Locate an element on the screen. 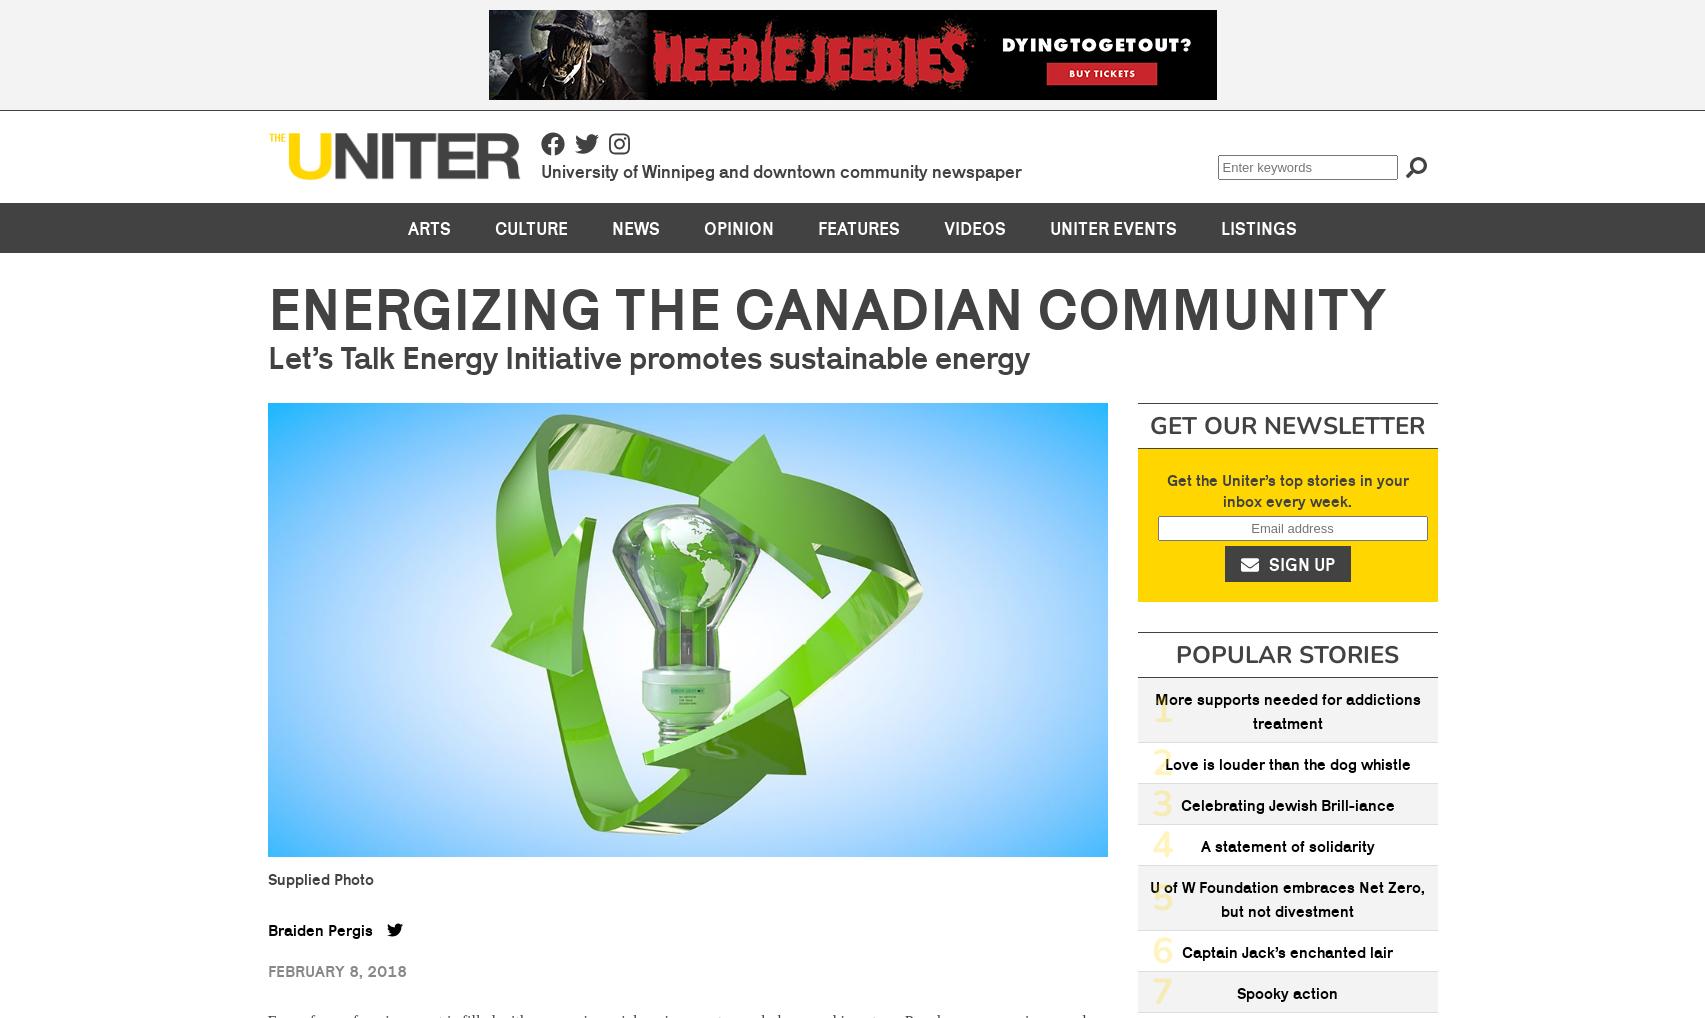 The width and height of the screenshot is (1705, 1018). 'Features' is located at coordinates (818, 226).